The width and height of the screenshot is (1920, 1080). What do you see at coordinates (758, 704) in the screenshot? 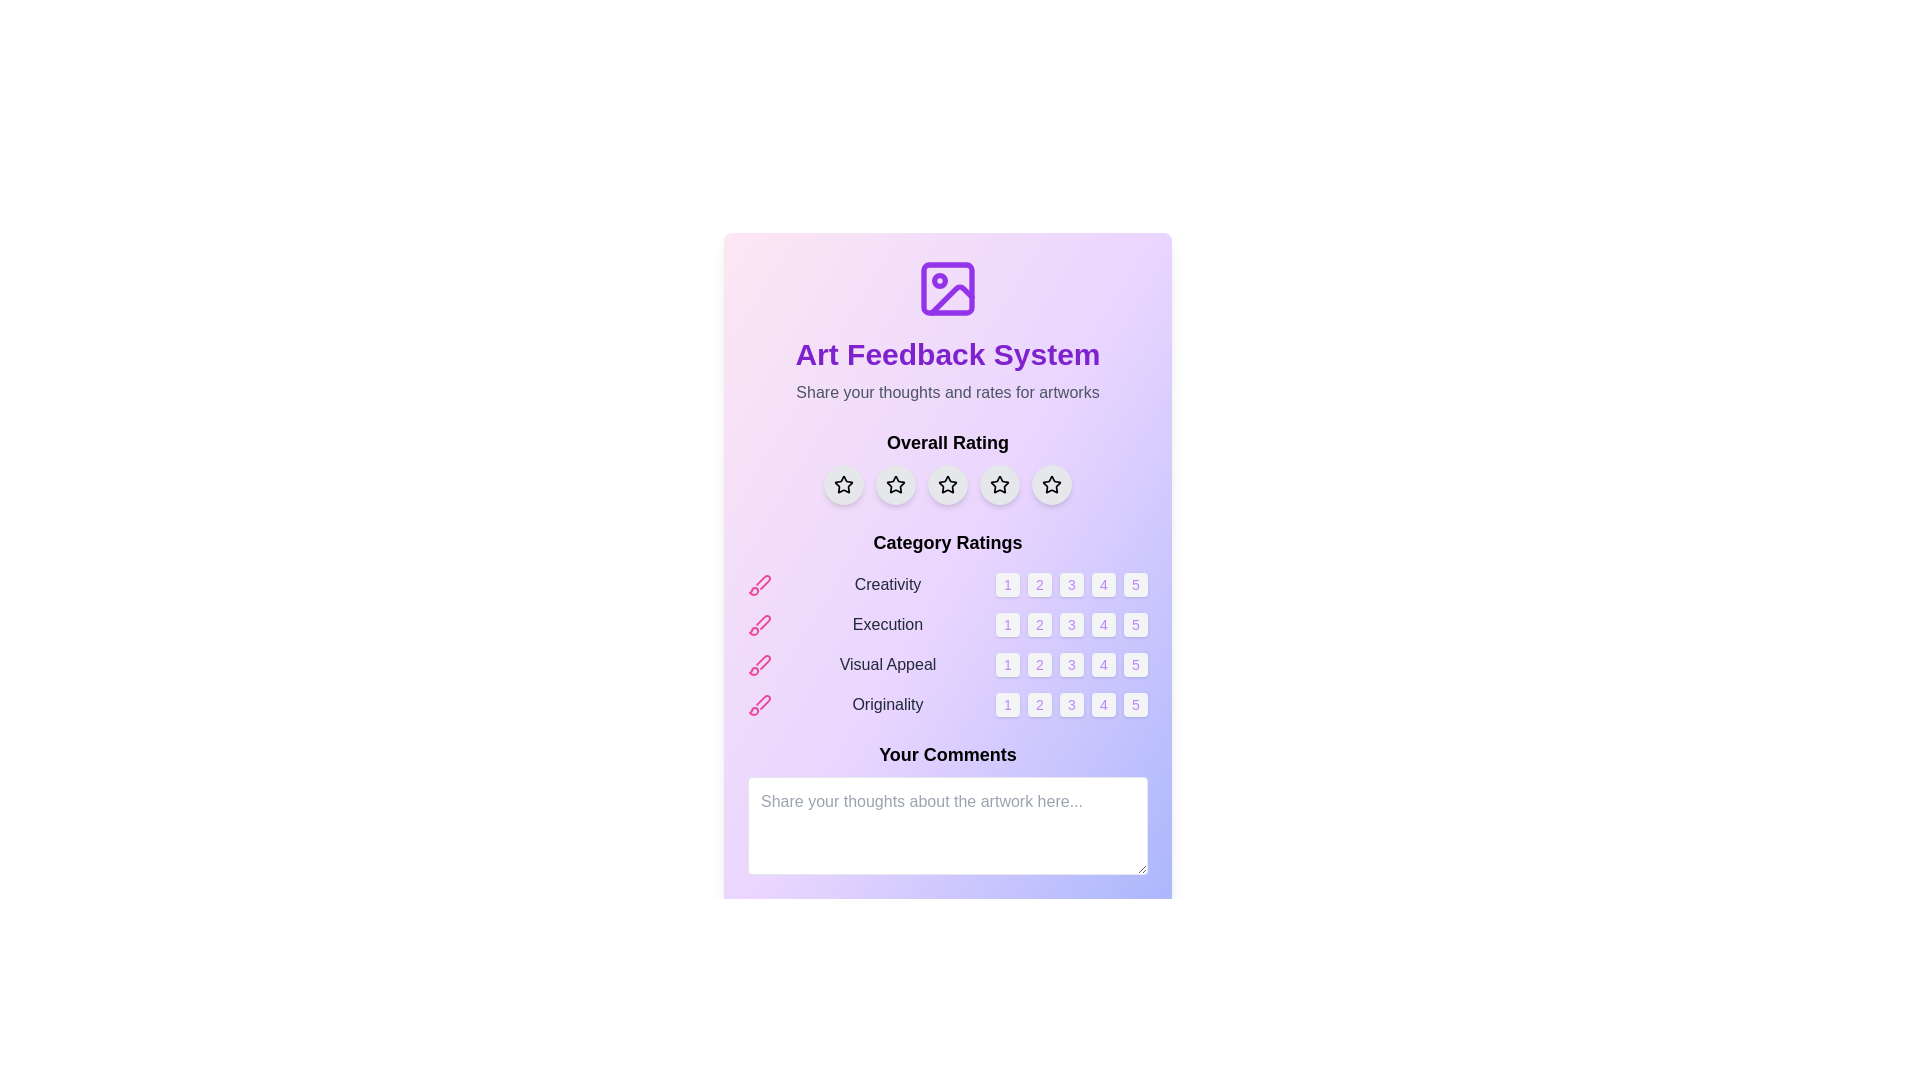
I see `the pink brush icon located to the left of the 'Originality' label in the 'Category Ratings' section` at bounding box center [758, 704].